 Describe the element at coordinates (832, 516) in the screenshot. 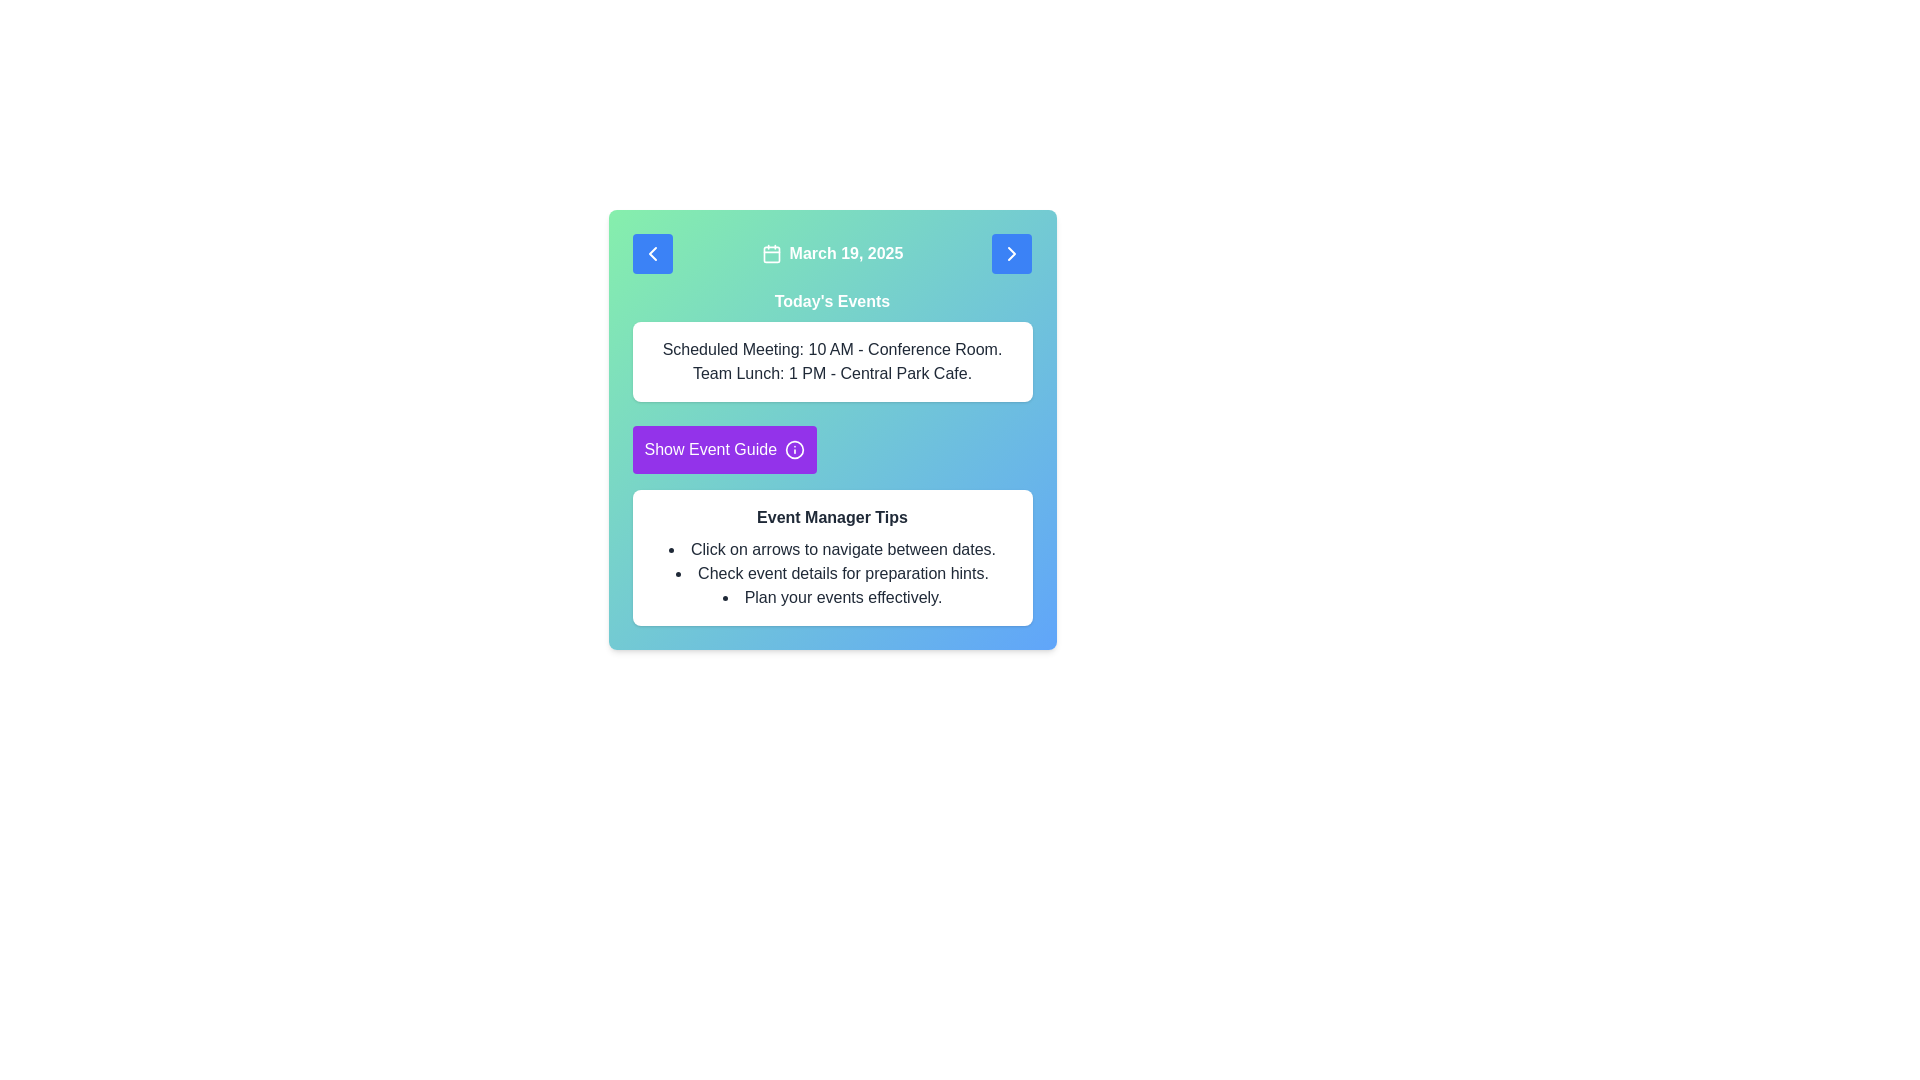

I see `the title text element that serves as a header for the informational content, positioned centrally within a white rounded box at the bottom of the teal card` at that location.